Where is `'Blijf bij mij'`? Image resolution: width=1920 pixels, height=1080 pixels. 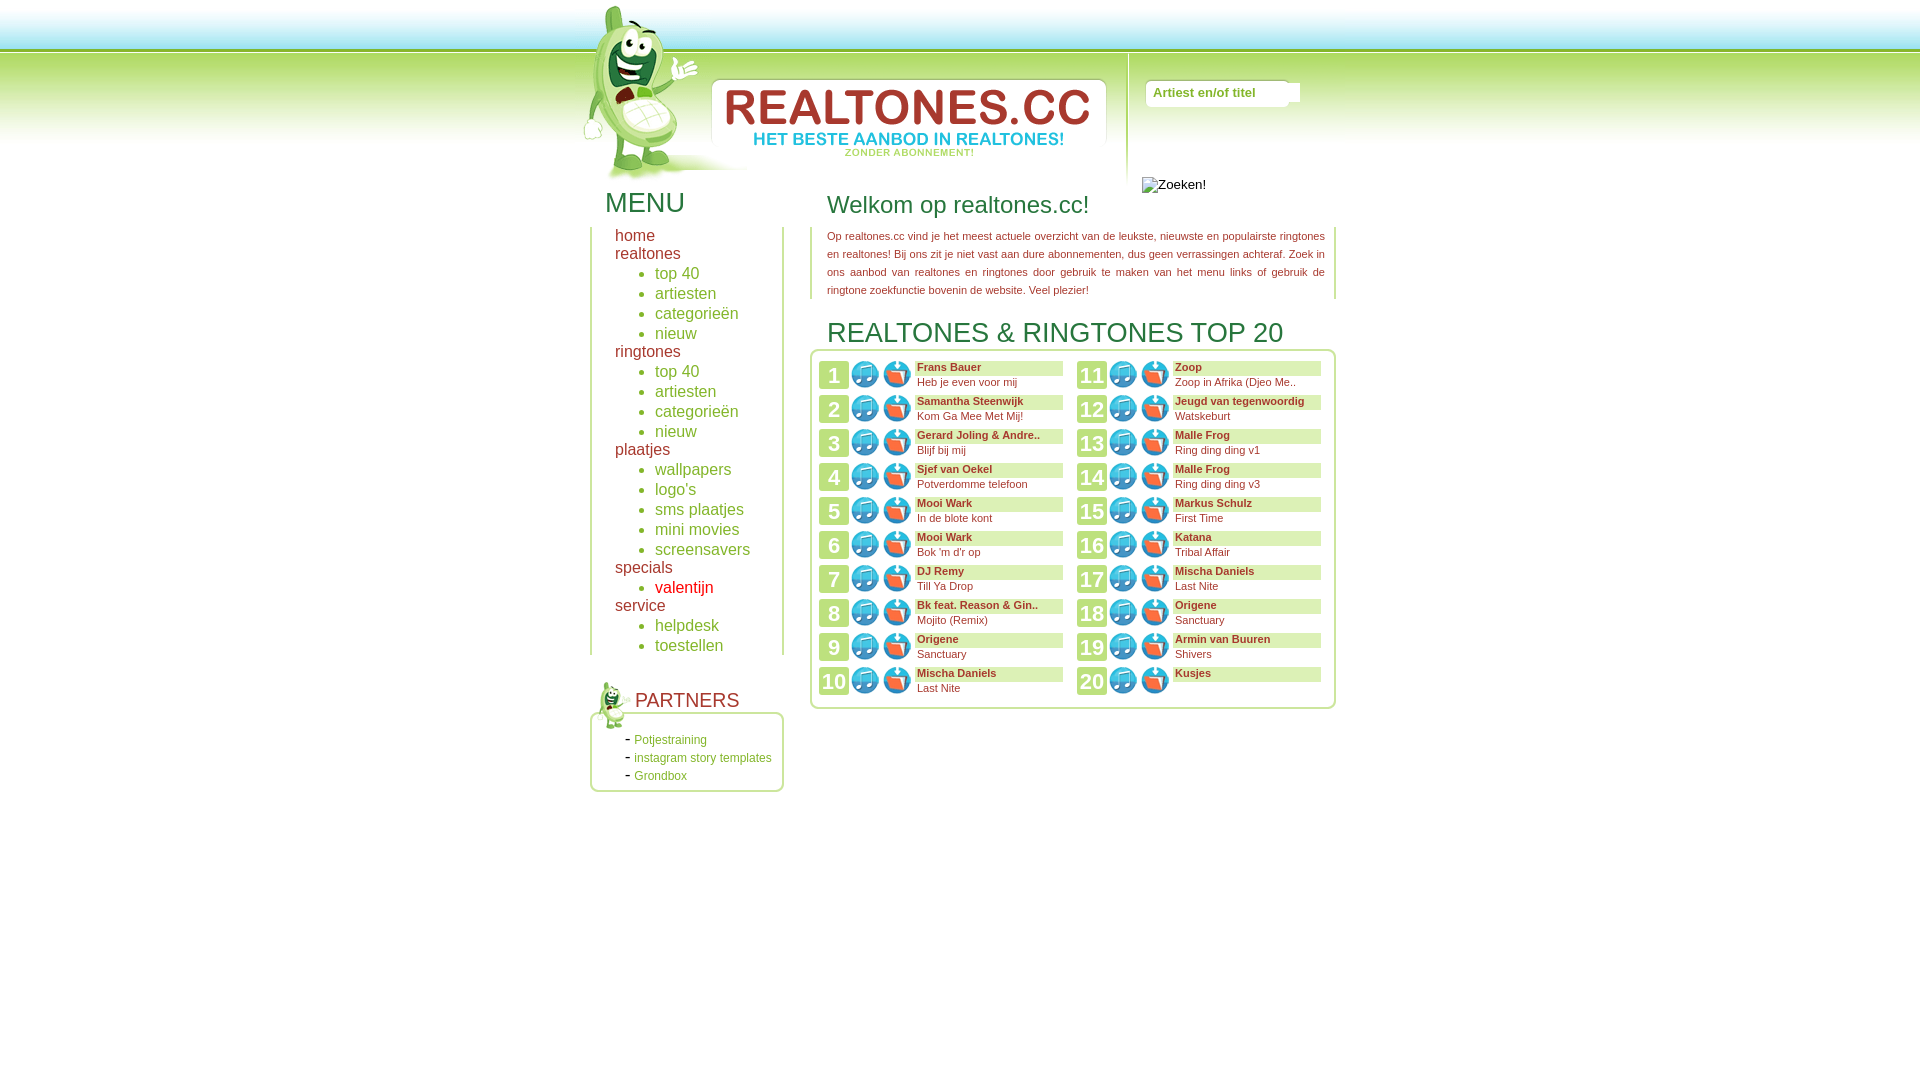
'Blijf bij mij' is located at coordinates (915, 450).